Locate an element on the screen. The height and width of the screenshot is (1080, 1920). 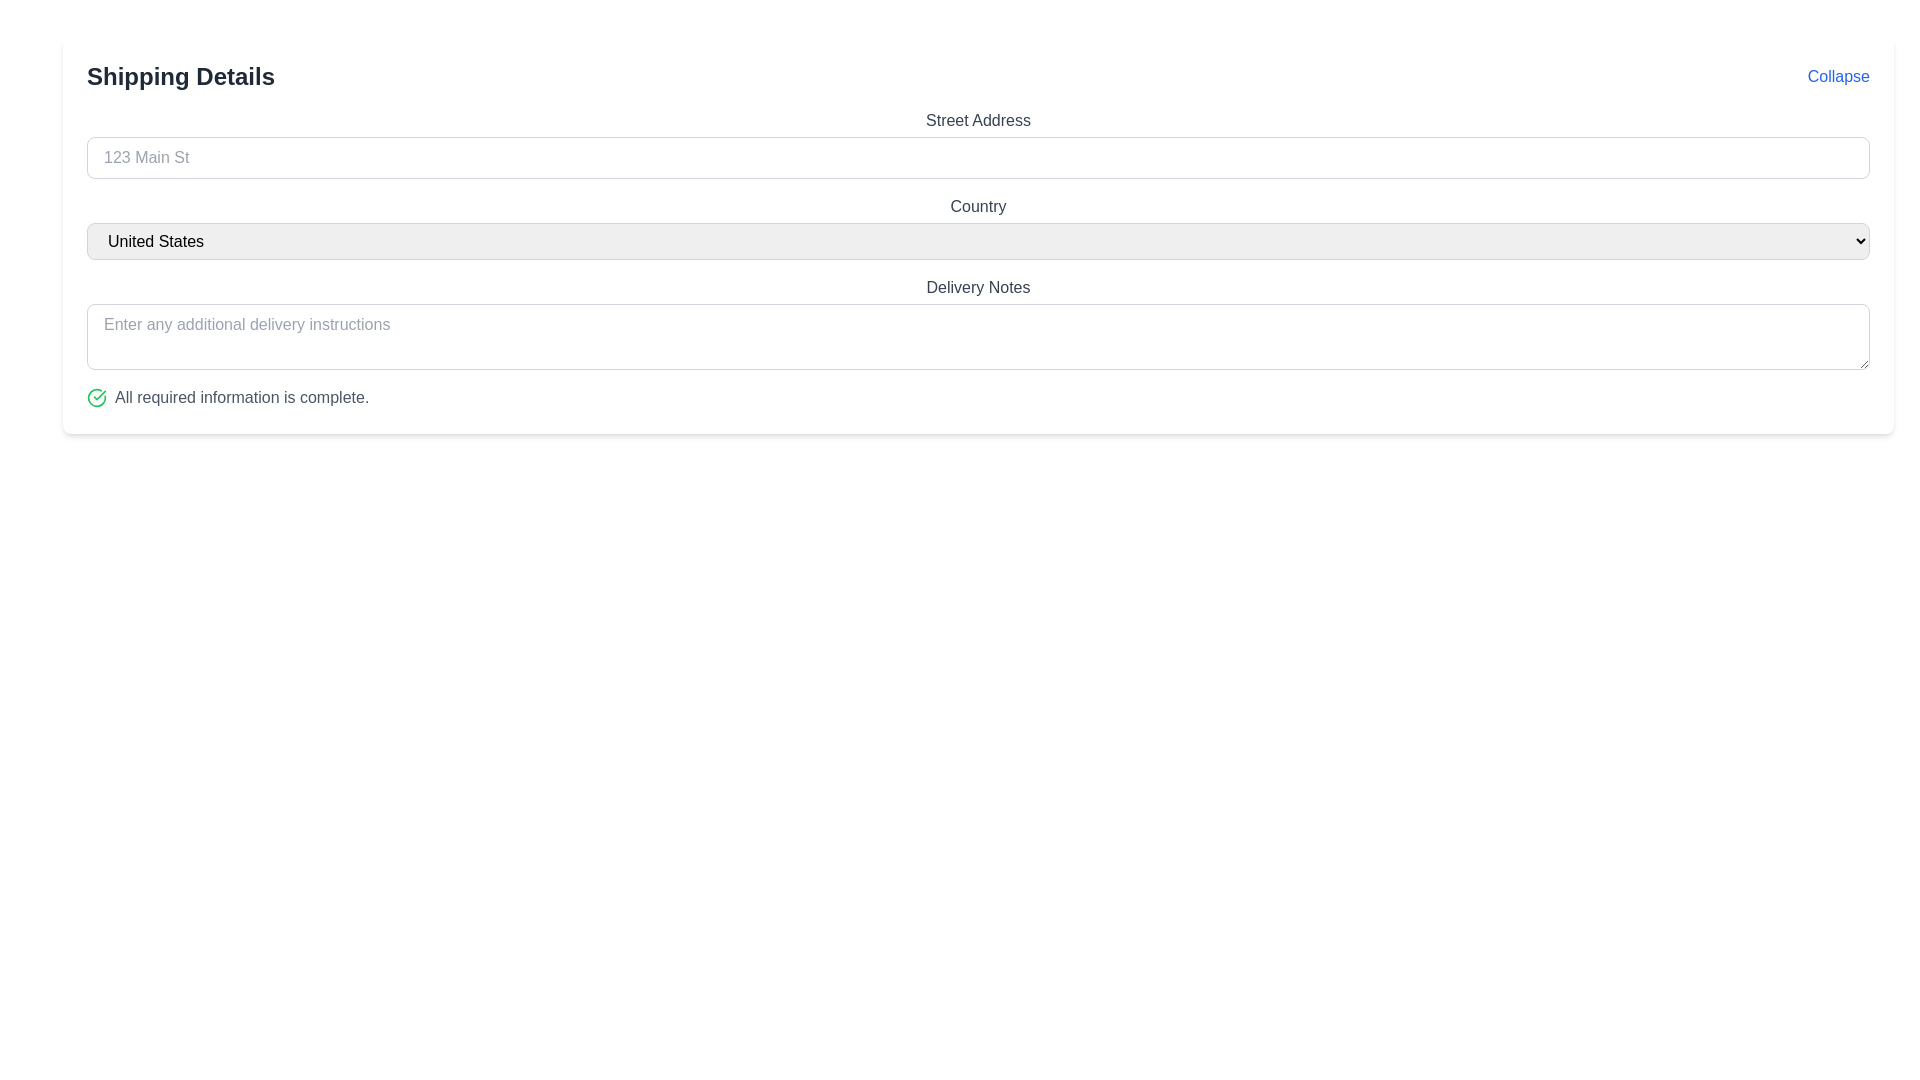
the success indicator icon located in the bottom-left corner of the text 'All required information is complete.' is located at coordinates (95, 397).